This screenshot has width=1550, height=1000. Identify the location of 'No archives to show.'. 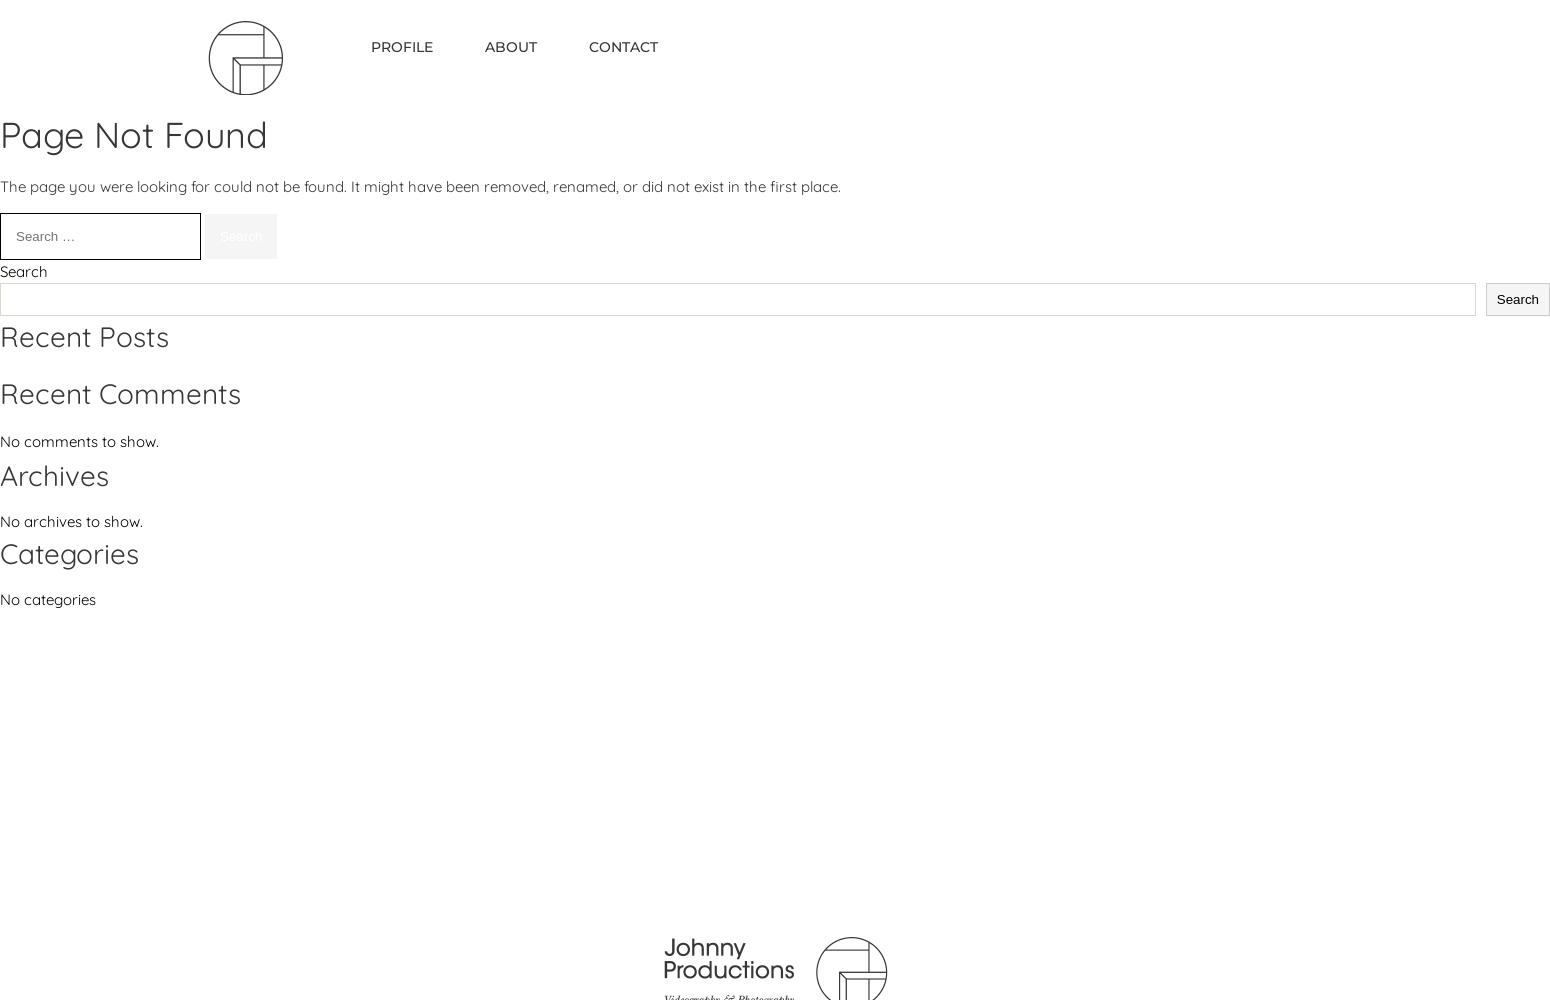
(70, 521).